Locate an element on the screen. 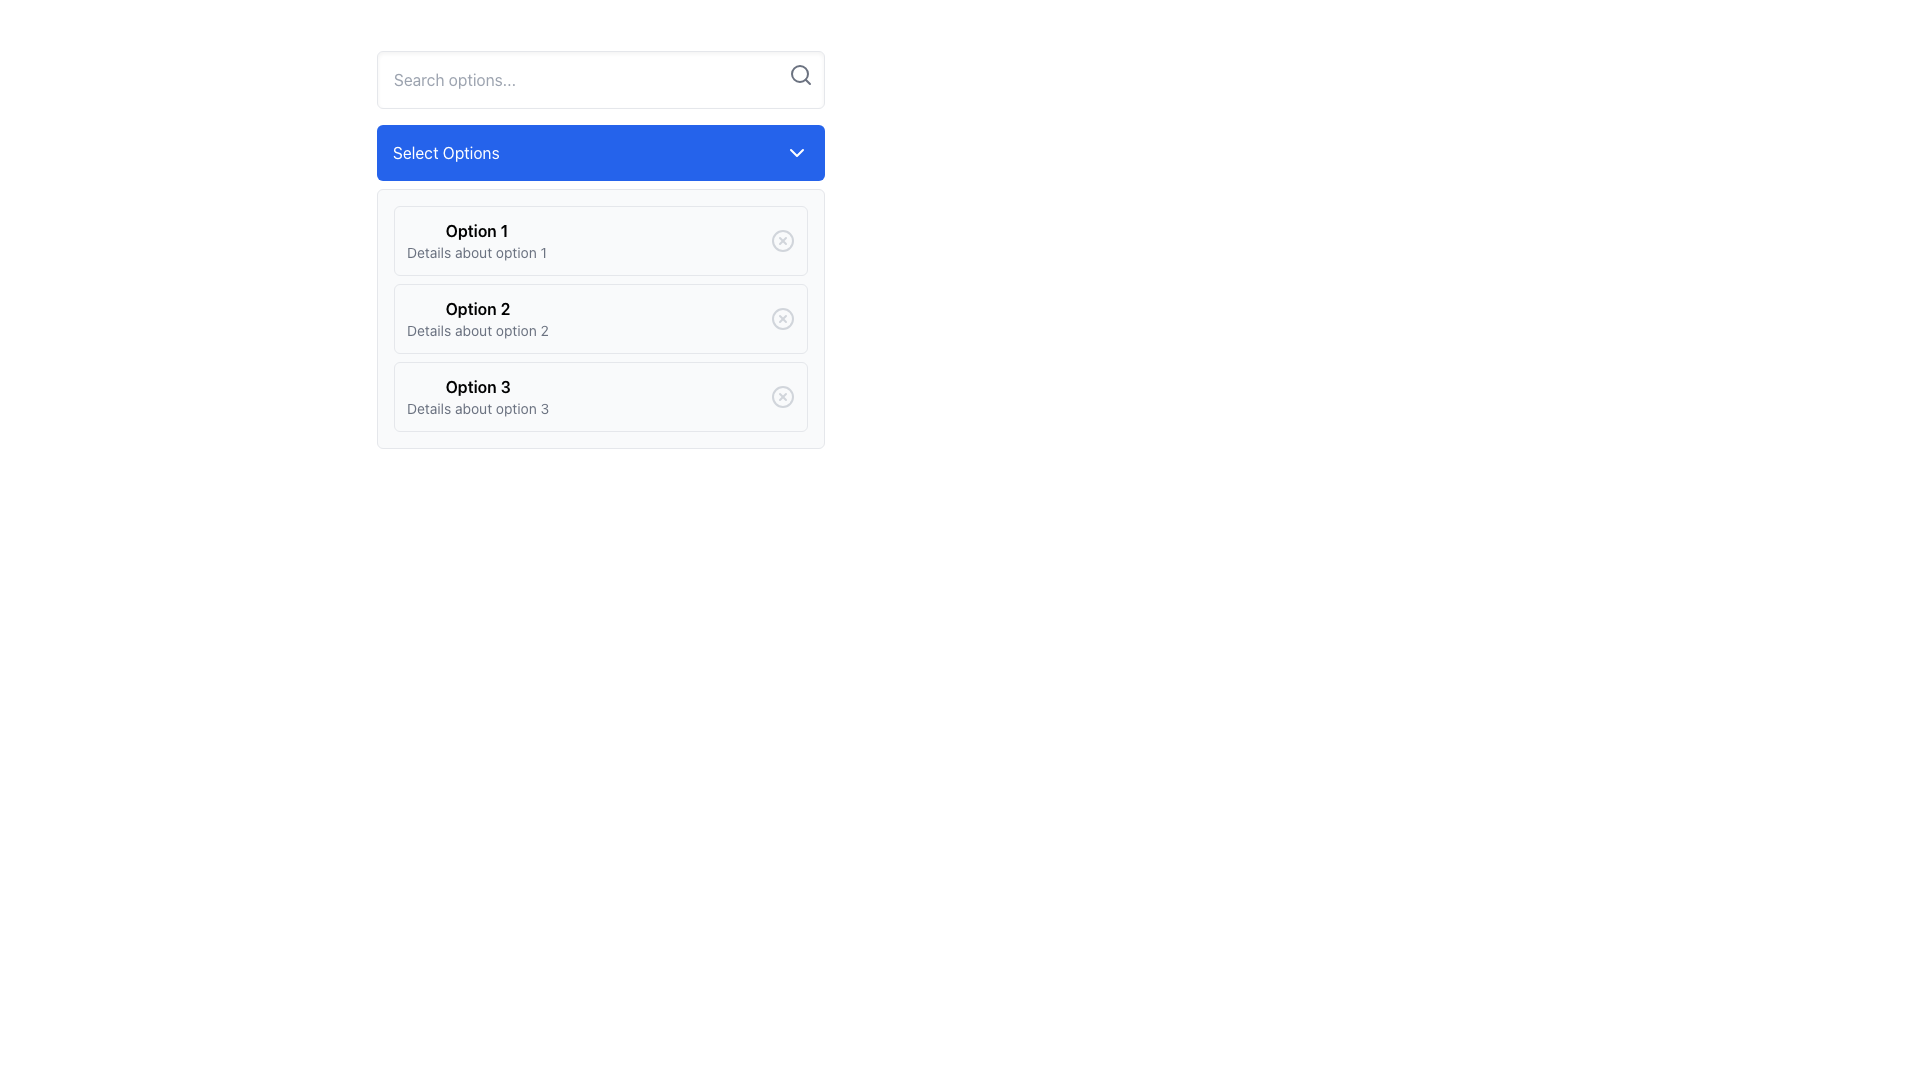  the text label displaying 'Option 3', which is the title text of the third item in a vertical list of options is located at coordinates (477, 386).